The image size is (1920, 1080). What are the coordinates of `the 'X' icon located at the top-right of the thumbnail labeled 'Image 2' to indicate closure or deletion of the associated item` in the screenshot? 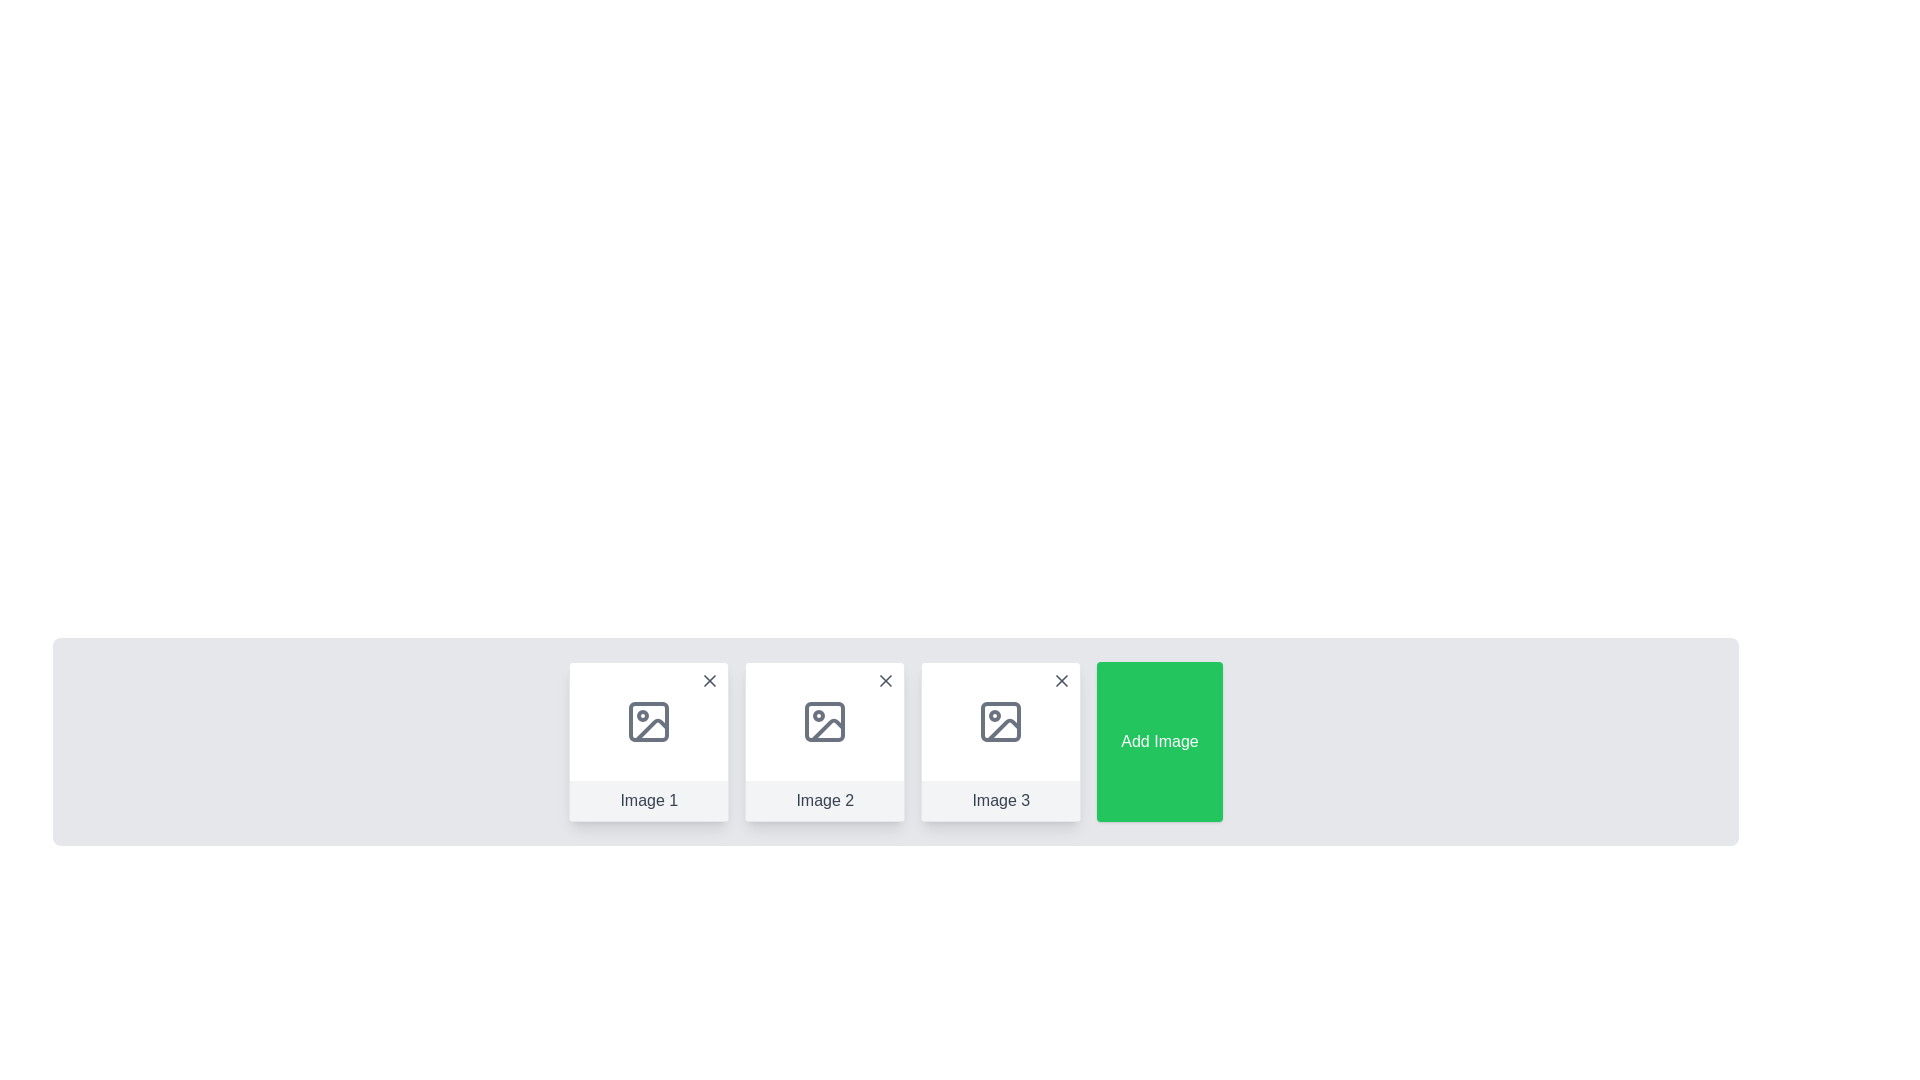 It's located at (885, 680).